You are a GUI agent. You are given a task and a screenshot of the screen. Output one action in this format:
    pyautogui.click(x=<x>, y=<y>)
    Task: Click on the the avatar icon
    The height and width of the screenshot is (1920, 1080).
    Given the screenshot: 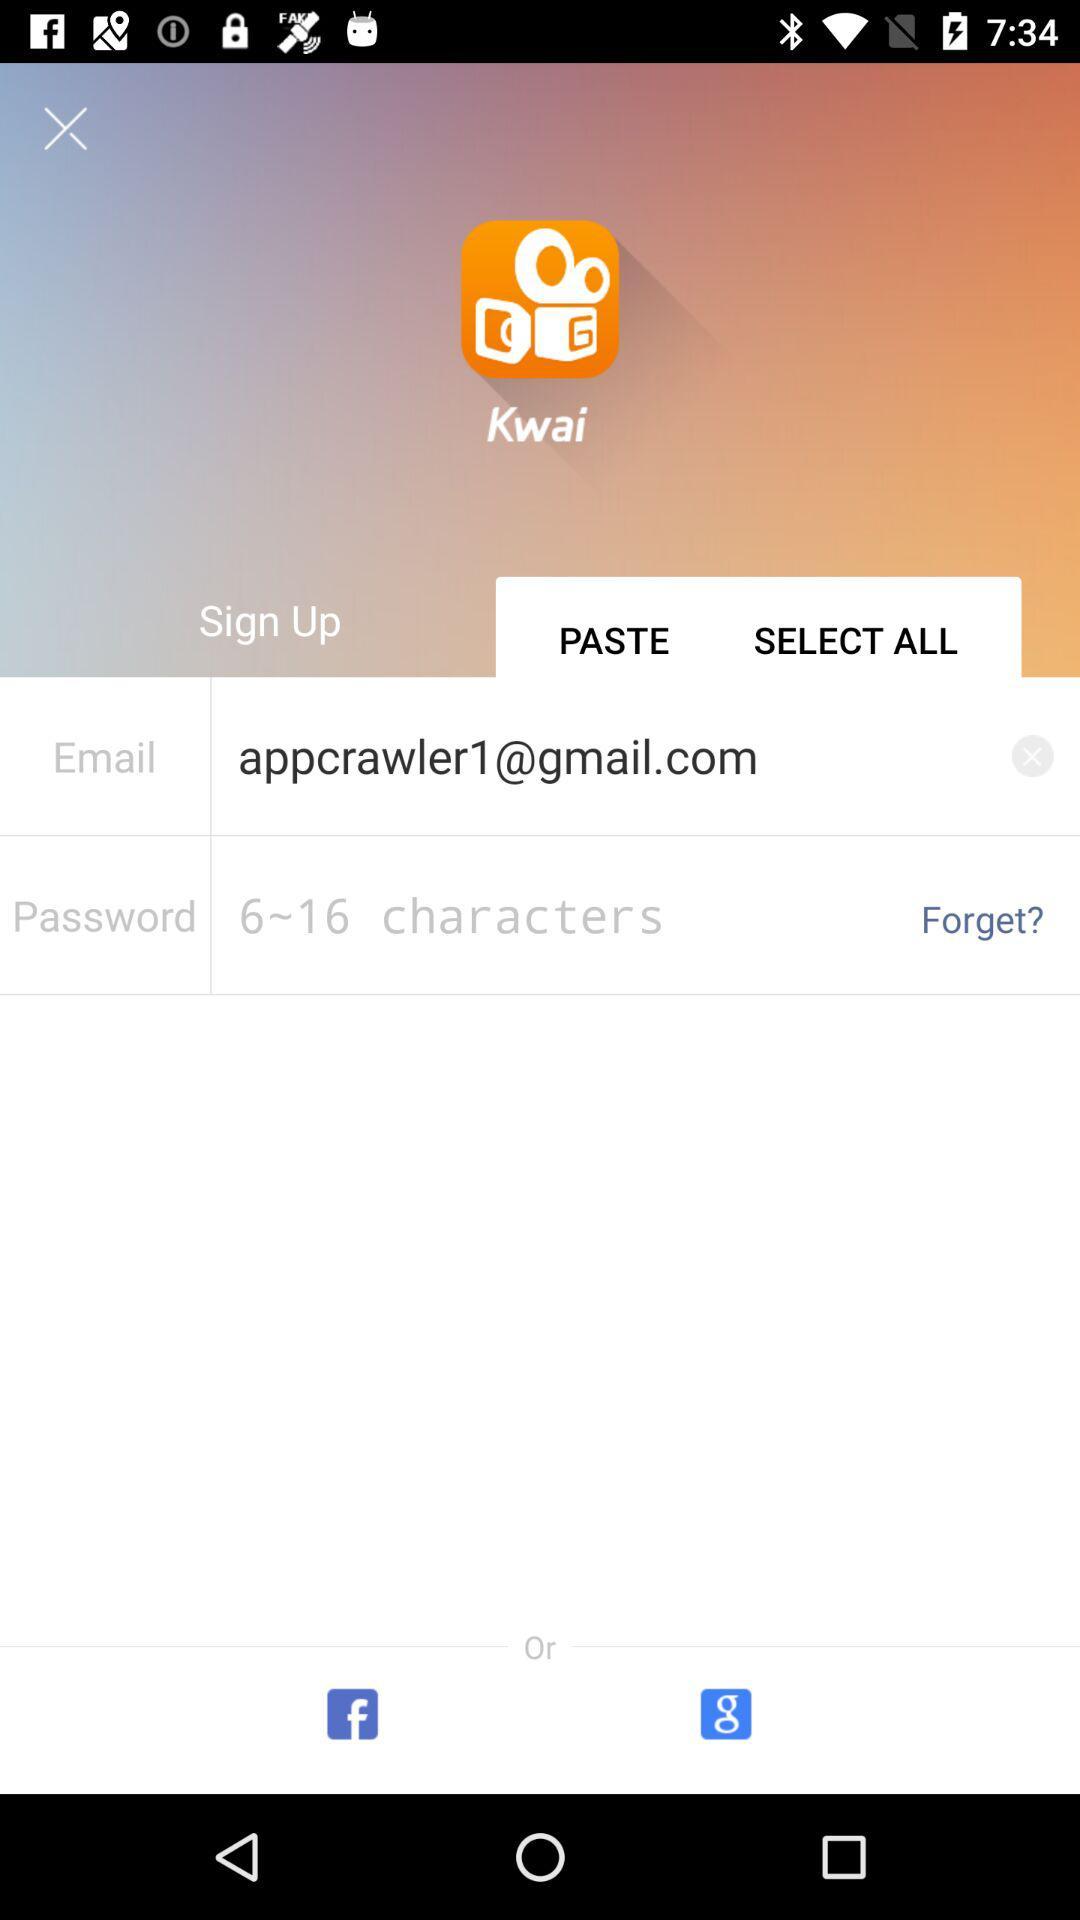 What is the action you would take?
    pyautogui.click(x=725, y=1713)
    